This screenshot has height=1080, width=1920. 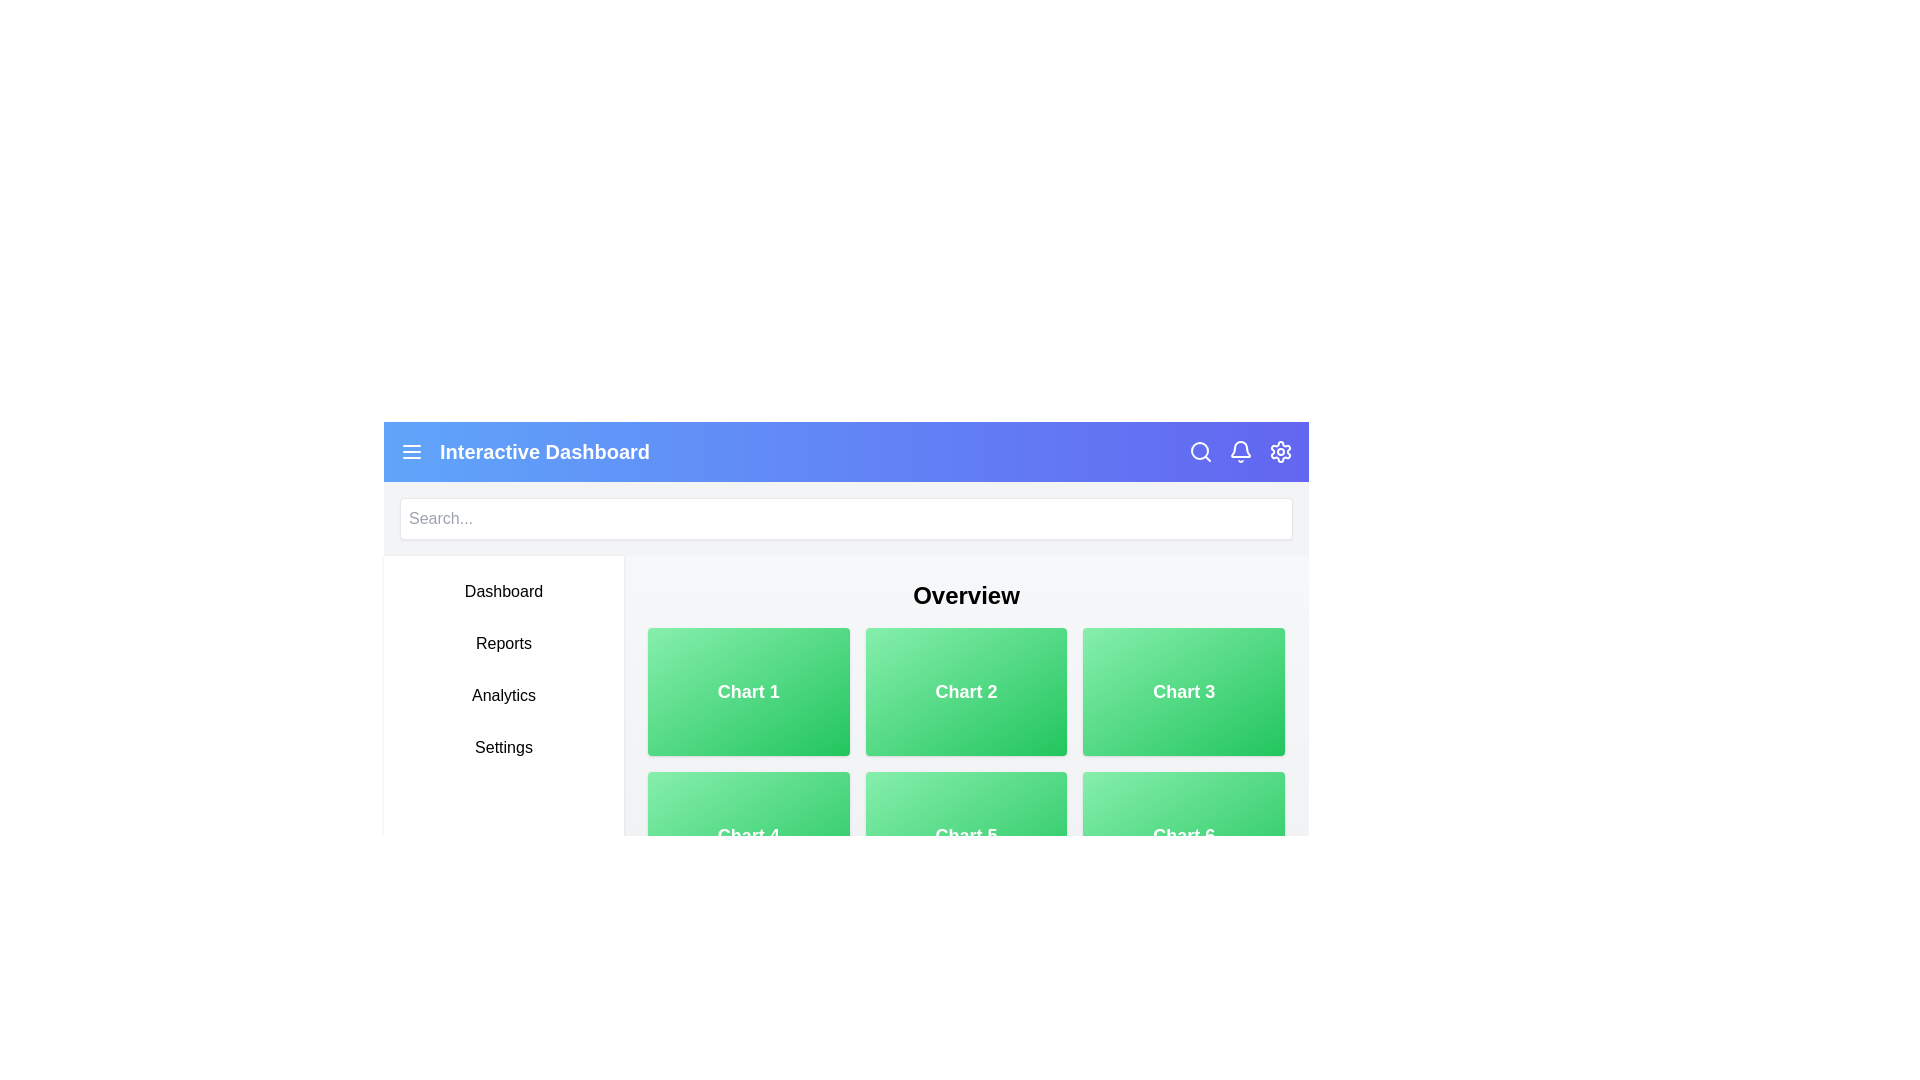 I want to click on the Settings from the sidebar menu, so click(x=504, y=748).